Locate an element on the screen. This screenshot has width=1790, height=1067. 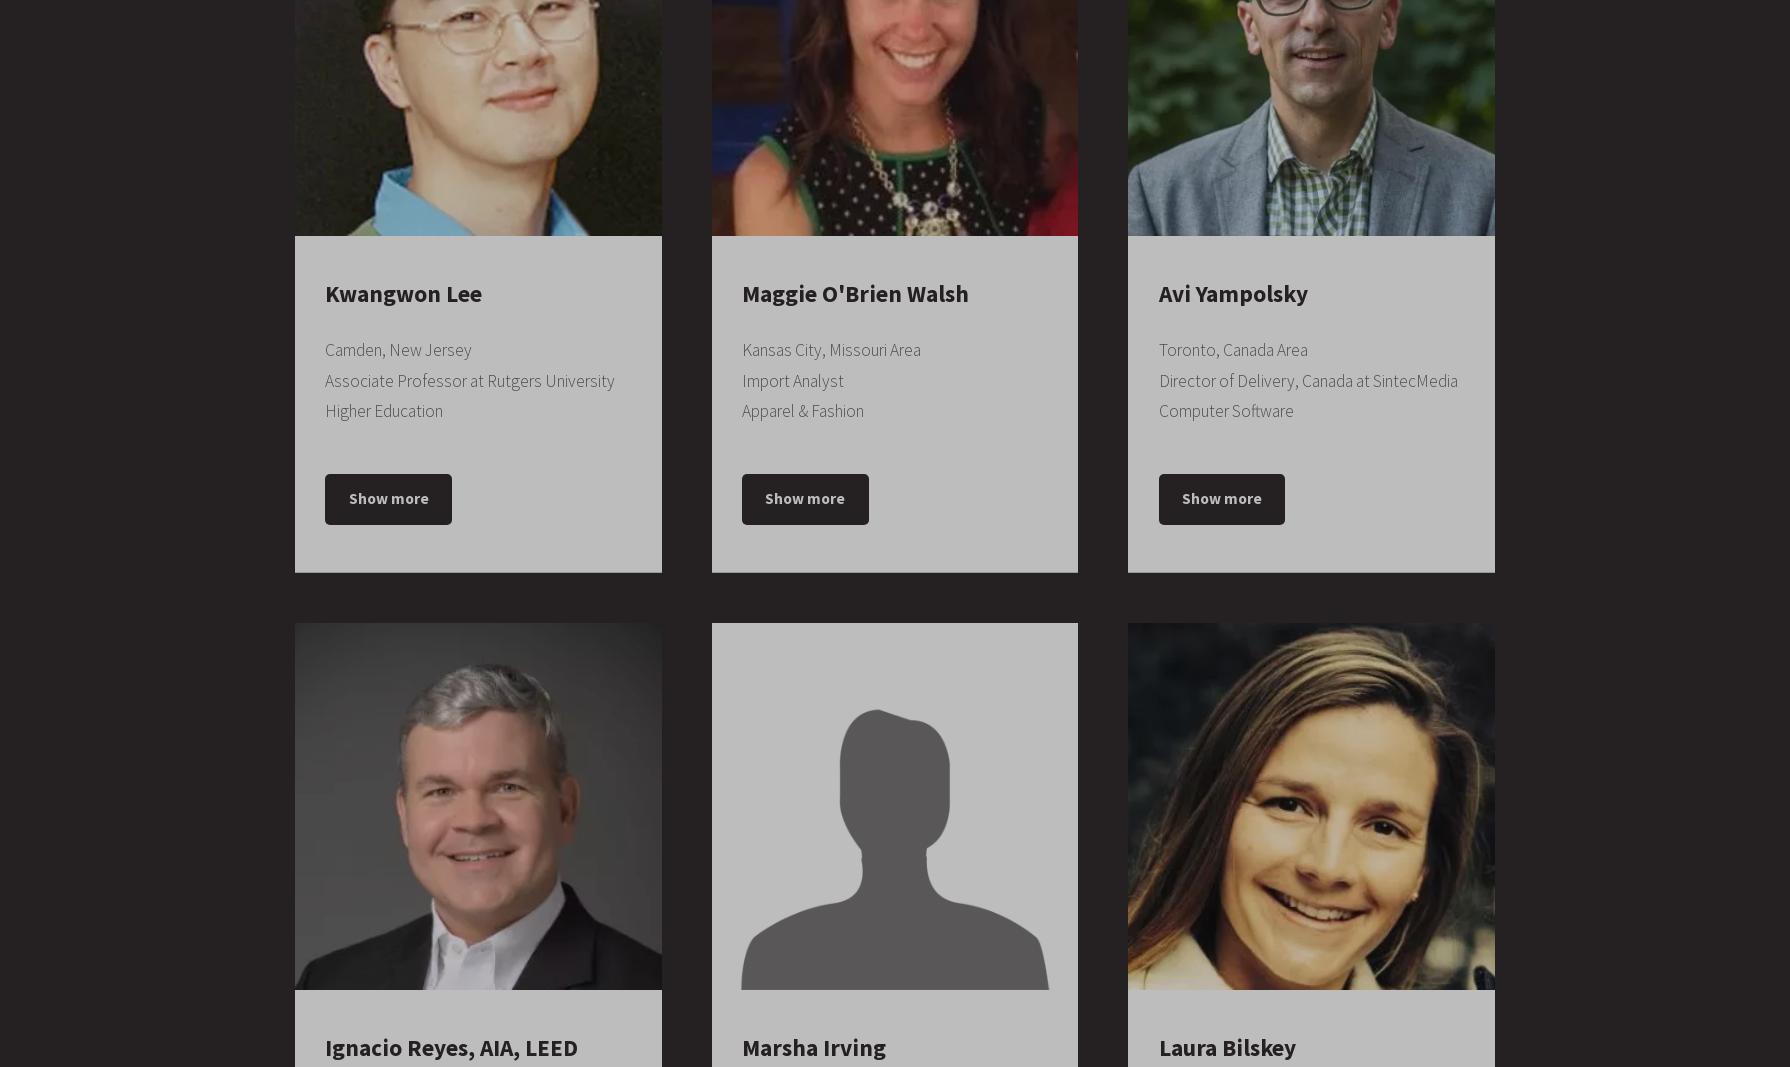
'May 2013 – Present' is located at coordinates (875, 1002).